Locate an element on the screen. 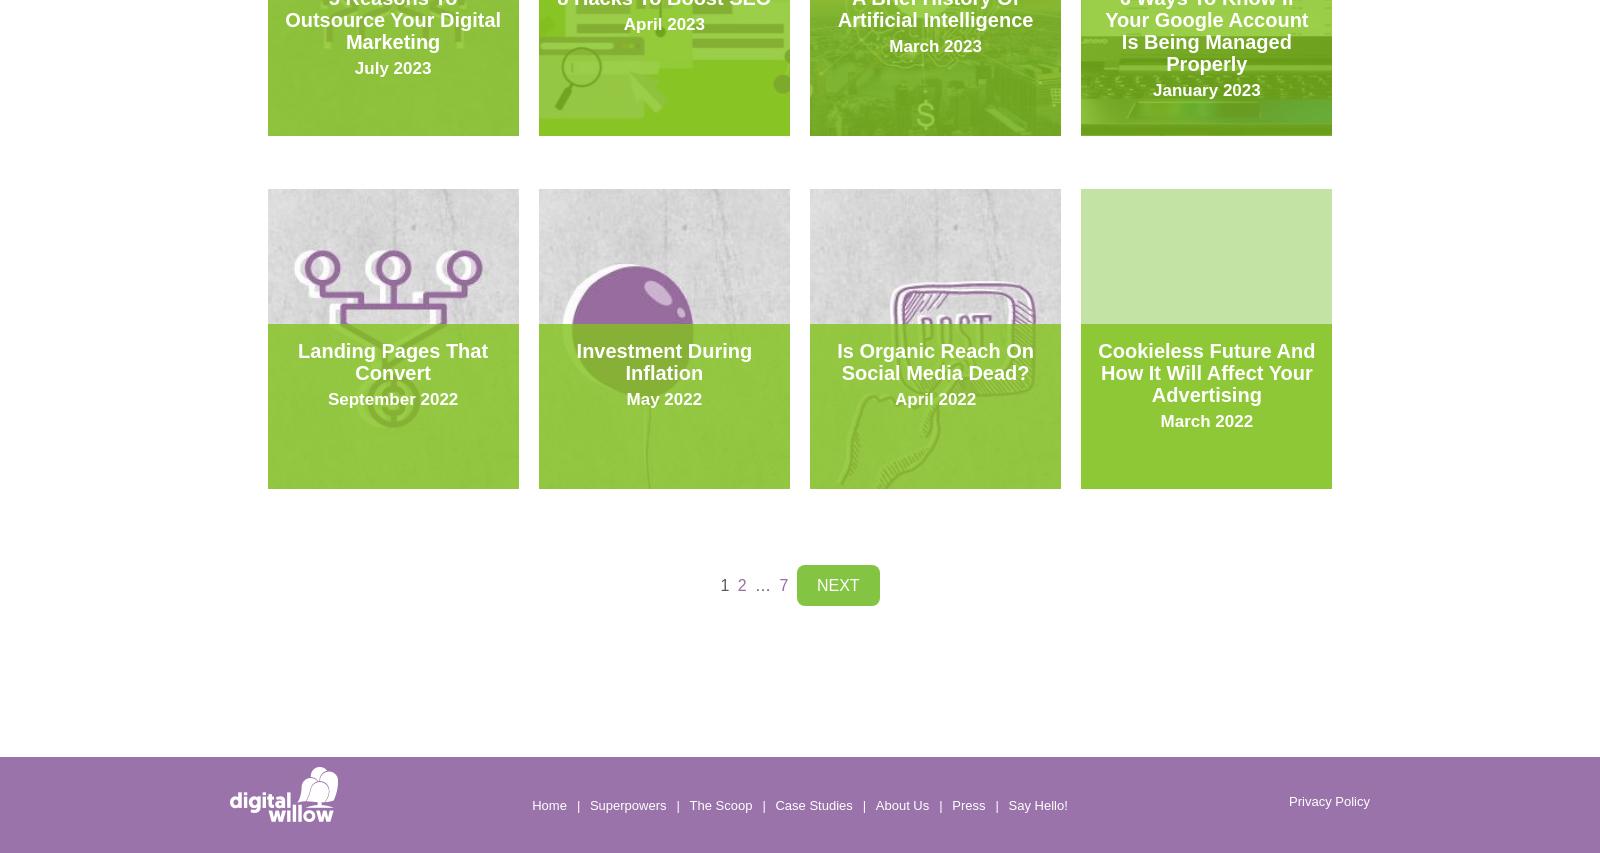 Image resolution: width=1600 pixels, height=853 pixels. 'Privacy Policy' is located at coordinates (1328, 799).